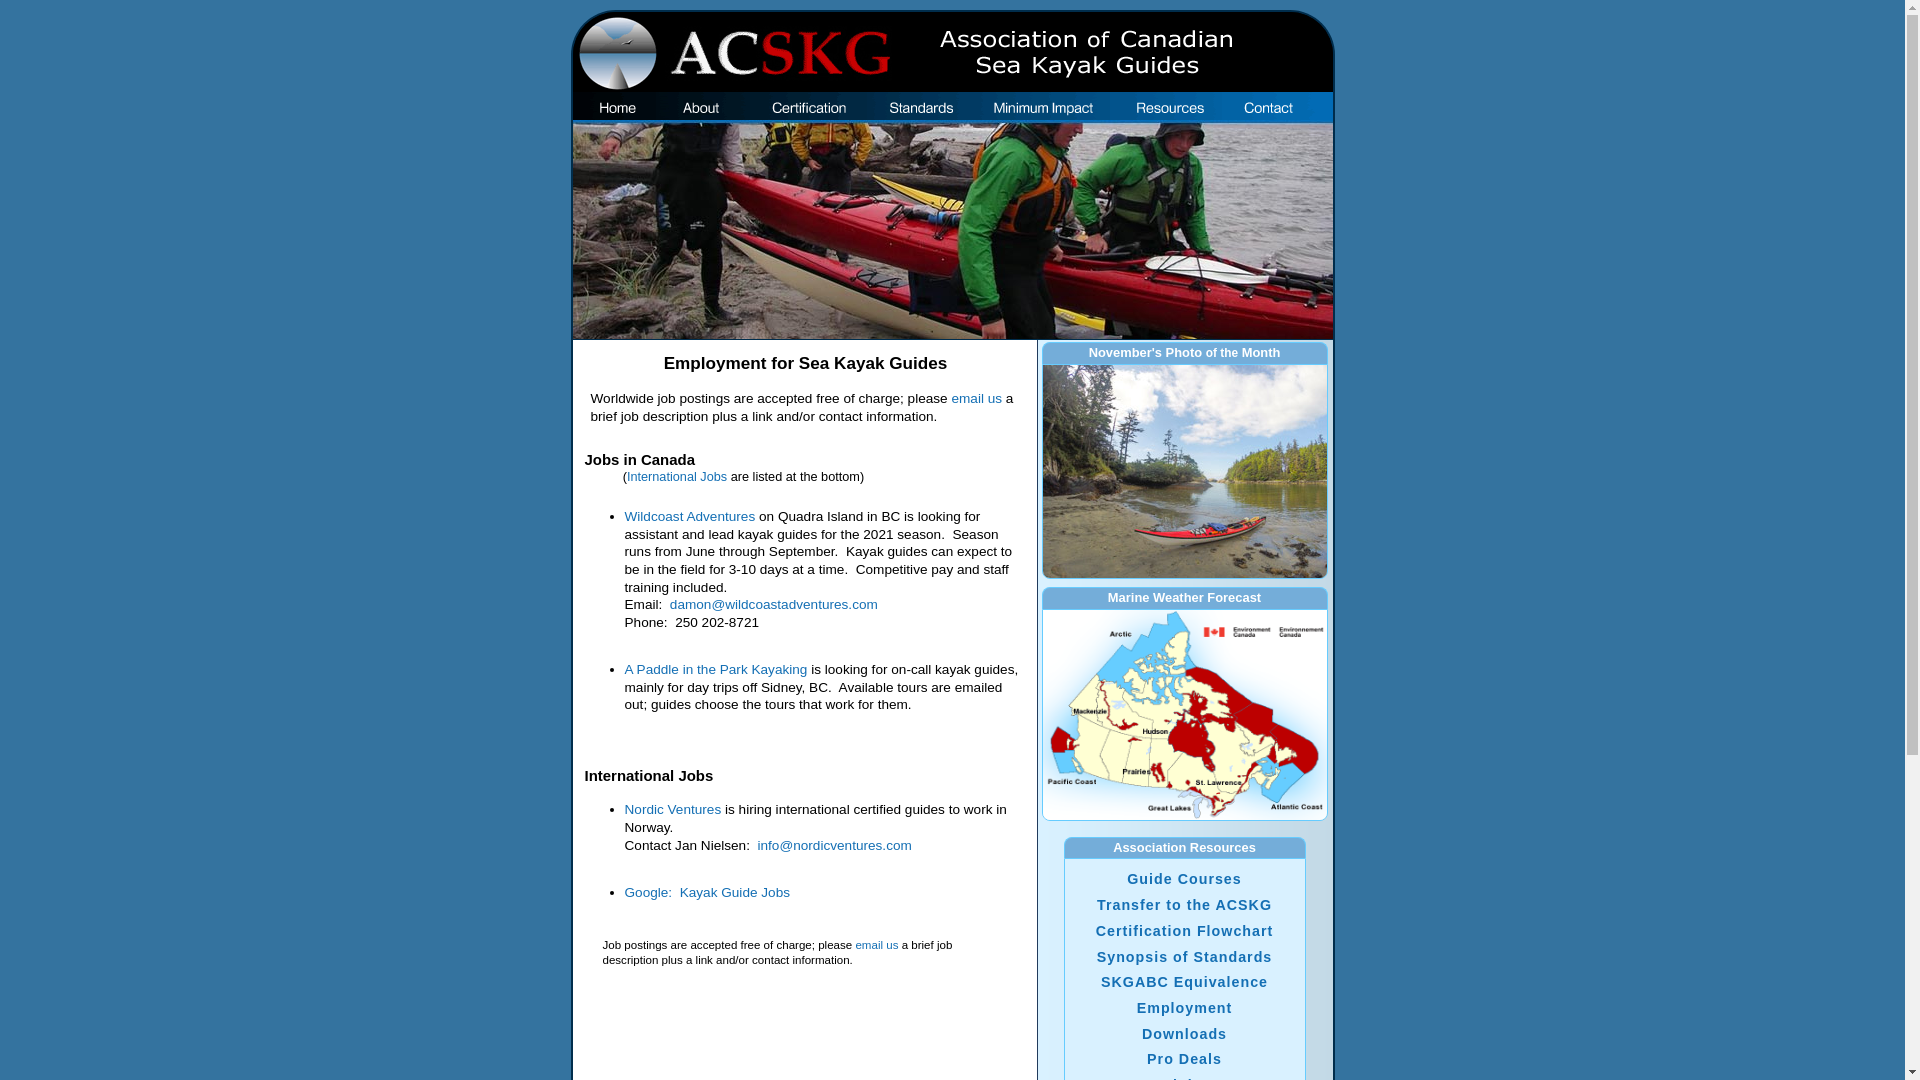 The height and width of the screenshot is (1080, 1920). Describe the element at coordinates (834, 845) in the screenshot. I see `'info@nordicventures.com'` at that location.